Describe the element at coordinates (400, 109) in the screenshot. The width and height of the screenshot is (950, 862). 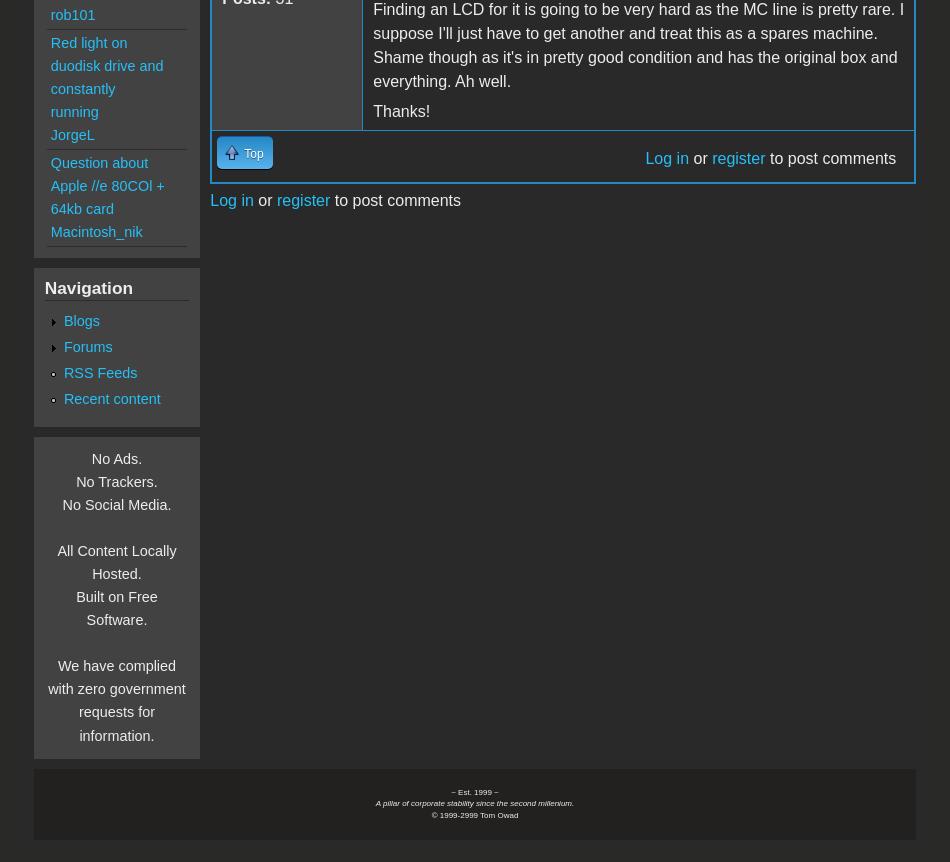
I see `'Thanks!'` at that location.